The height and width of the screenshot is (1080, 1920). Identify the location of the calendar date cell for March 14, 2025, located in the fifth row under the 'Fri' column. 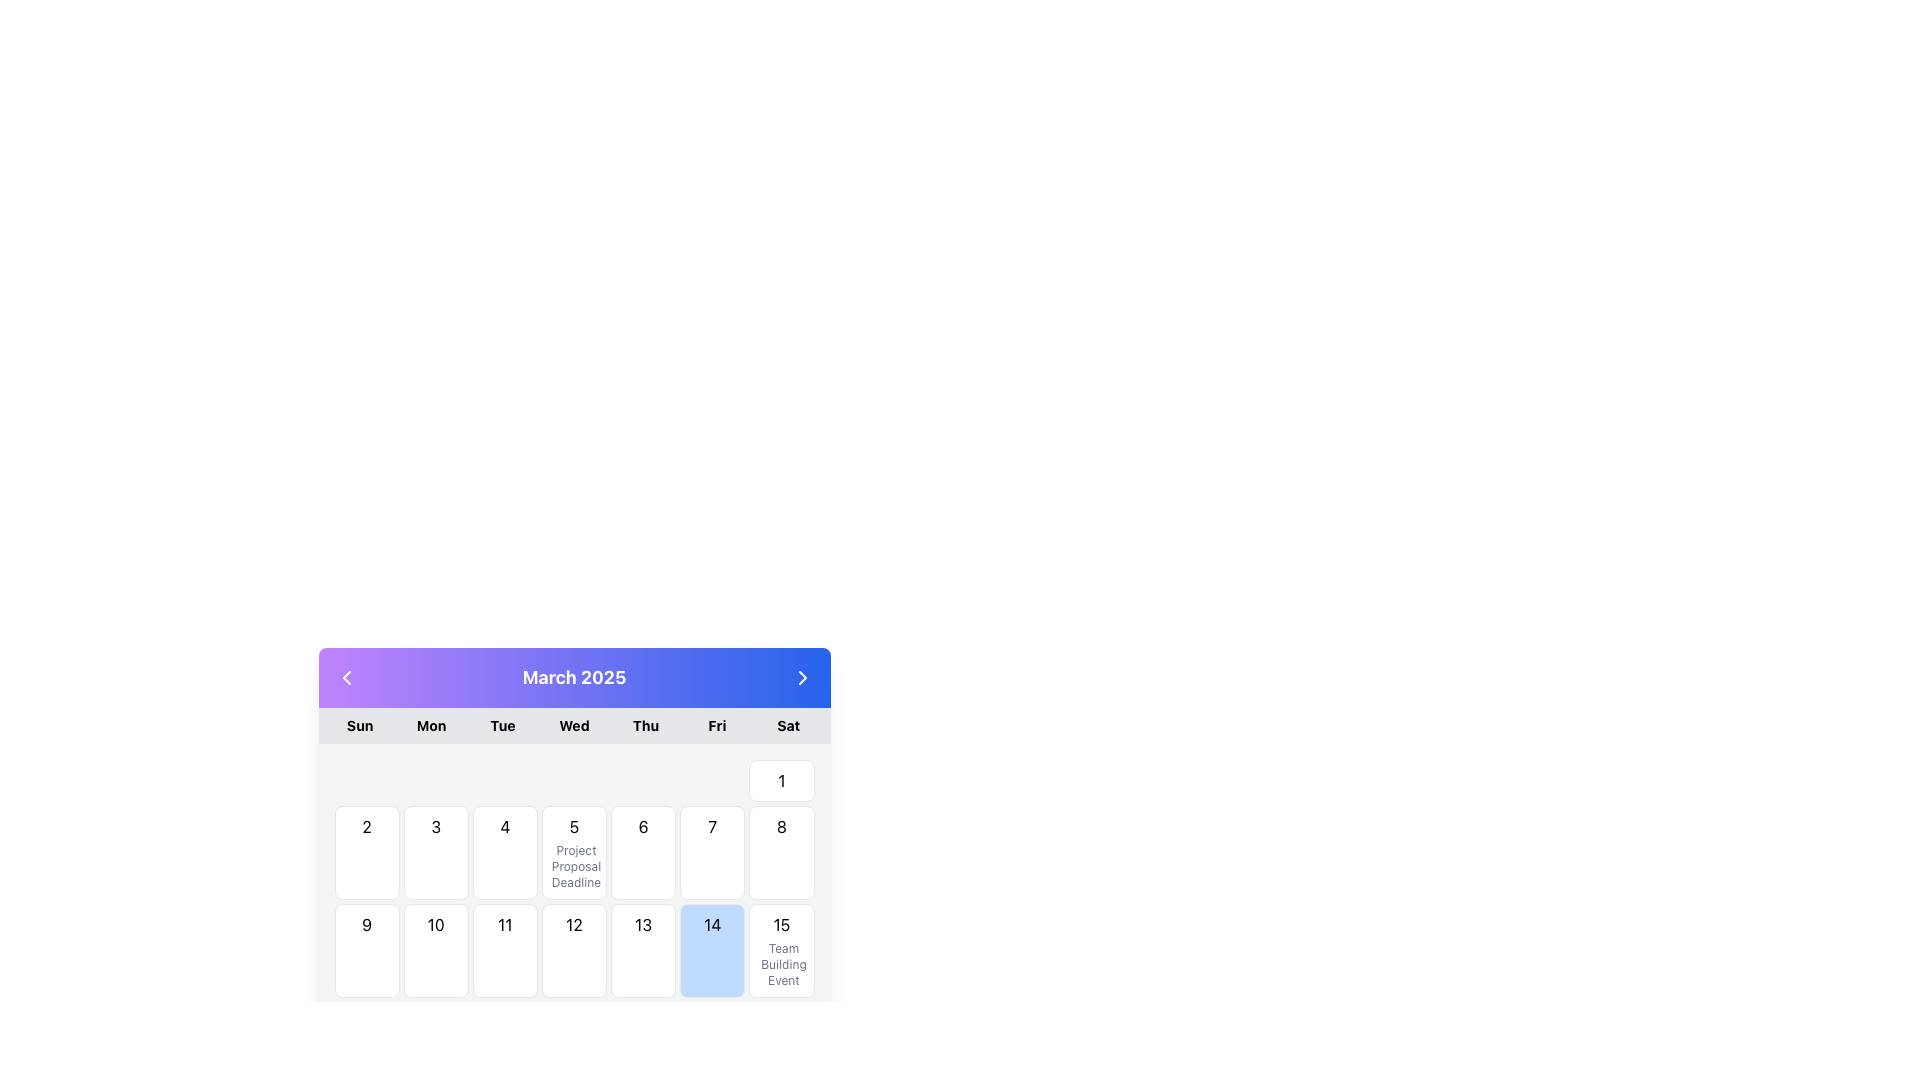
(712, 950).